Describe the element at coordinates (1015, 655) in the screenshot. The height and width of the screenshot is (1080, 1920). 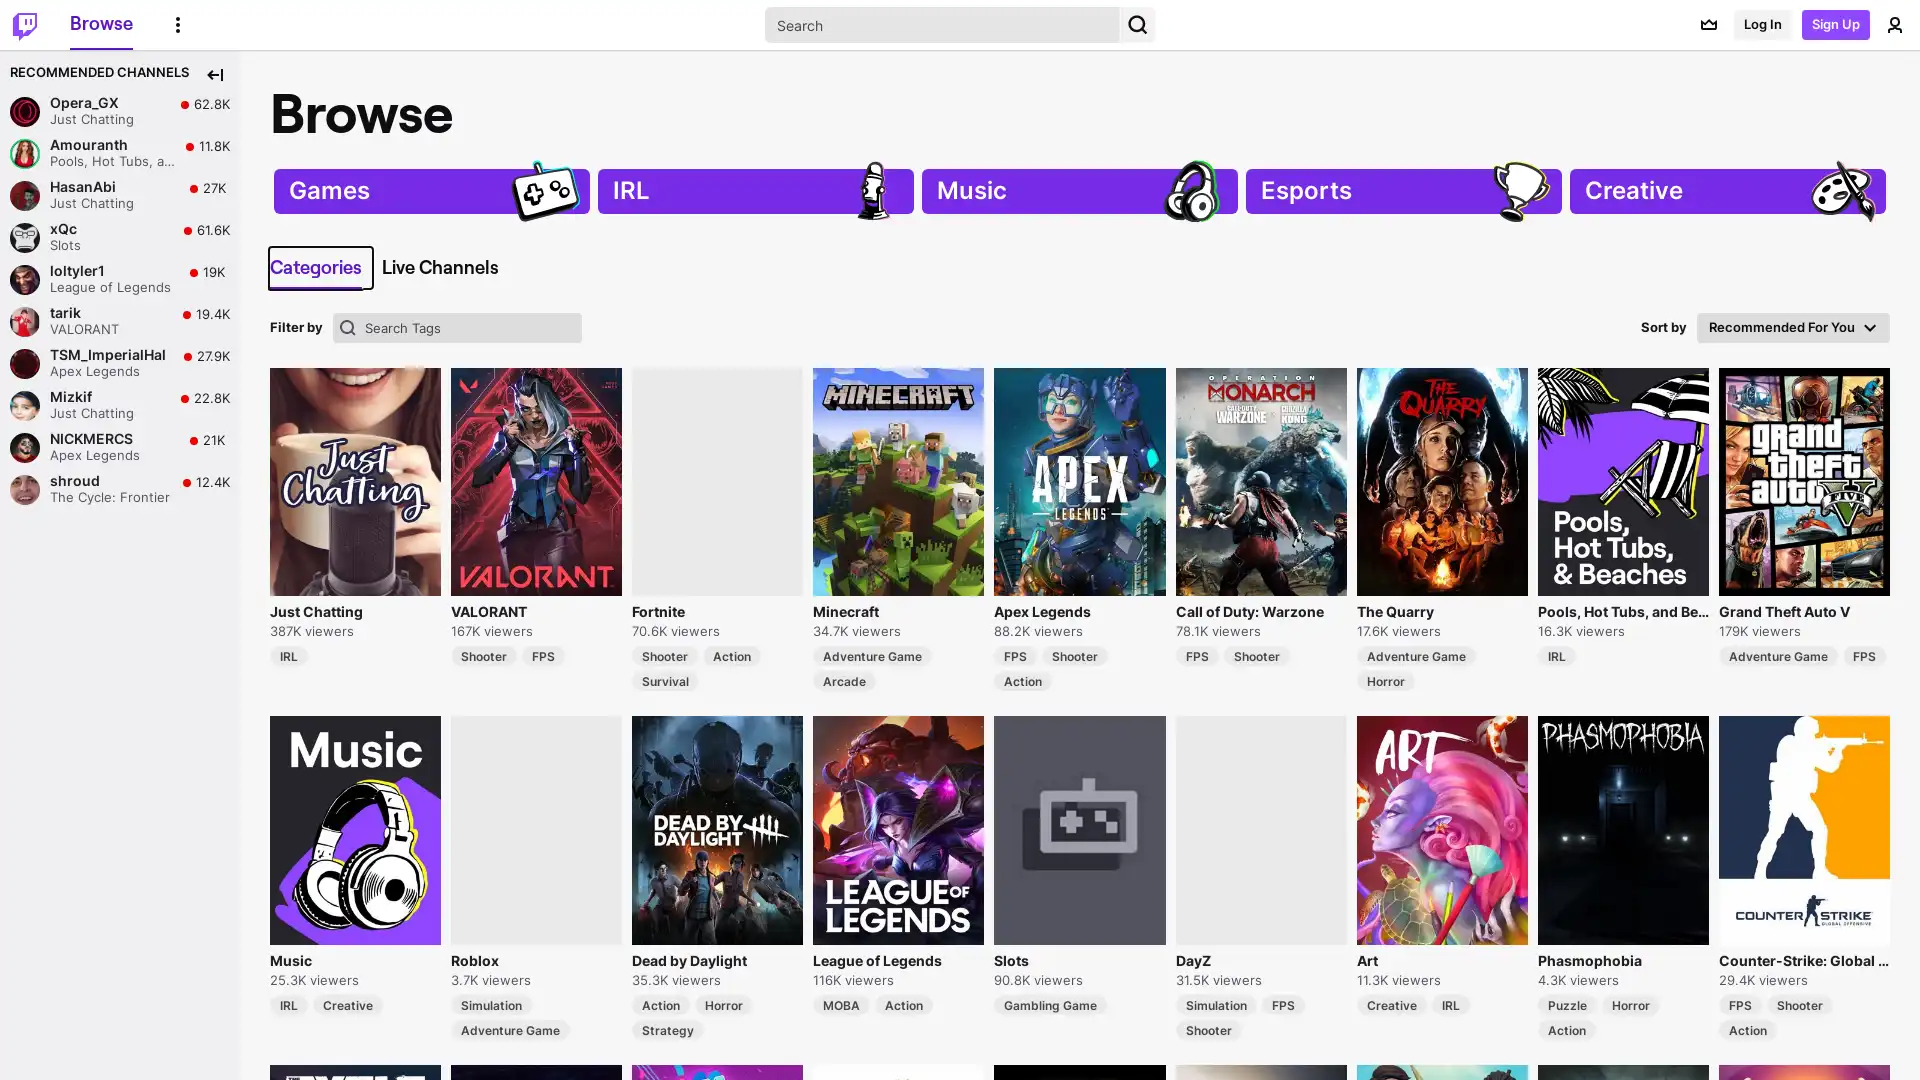
I see `FPS` at that location.